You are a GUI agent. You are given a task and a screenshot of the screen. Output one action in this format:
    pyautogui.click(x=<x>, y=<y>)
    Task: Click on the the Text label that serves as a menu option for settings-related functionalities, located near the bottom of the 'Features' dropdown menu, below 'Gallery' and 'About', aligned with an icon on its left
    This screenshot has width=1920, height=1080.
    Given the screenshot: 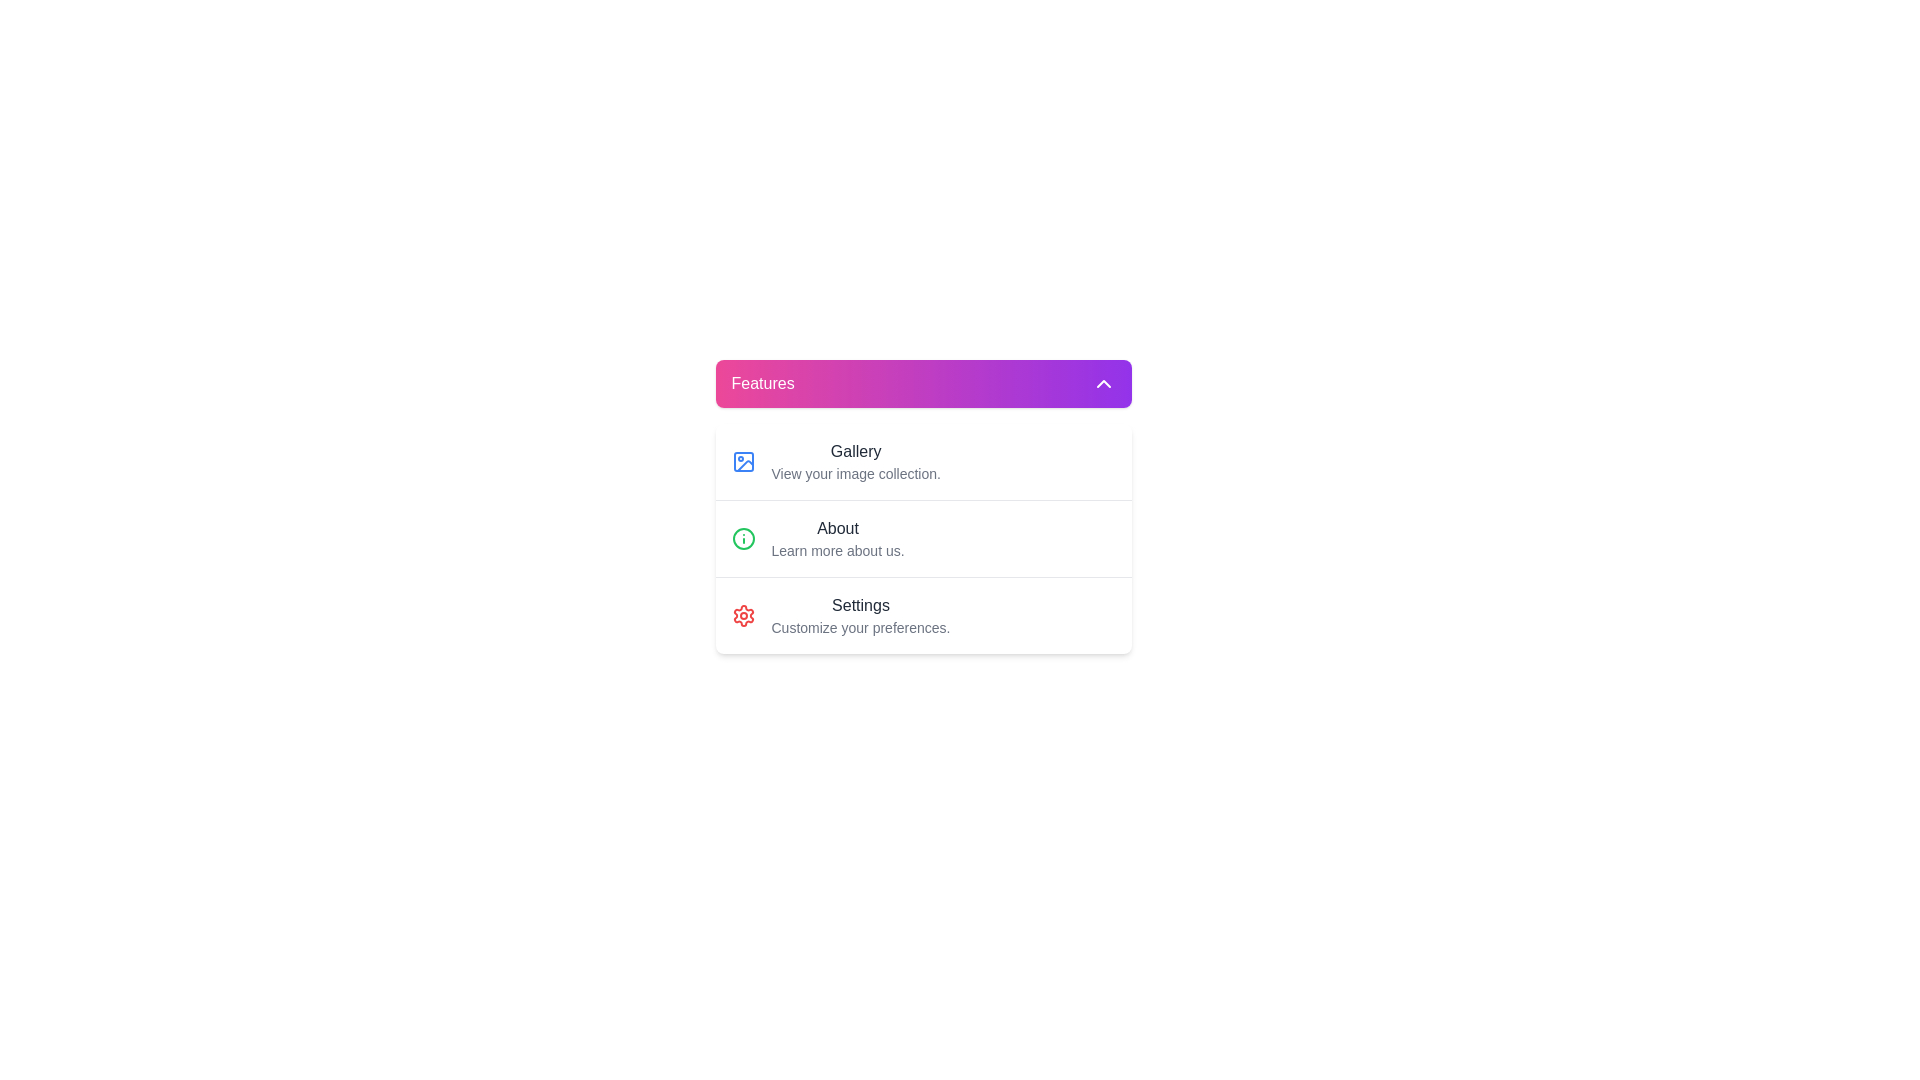 What is the action you would take?
    pyautogui.click(x=860, y=604)
    